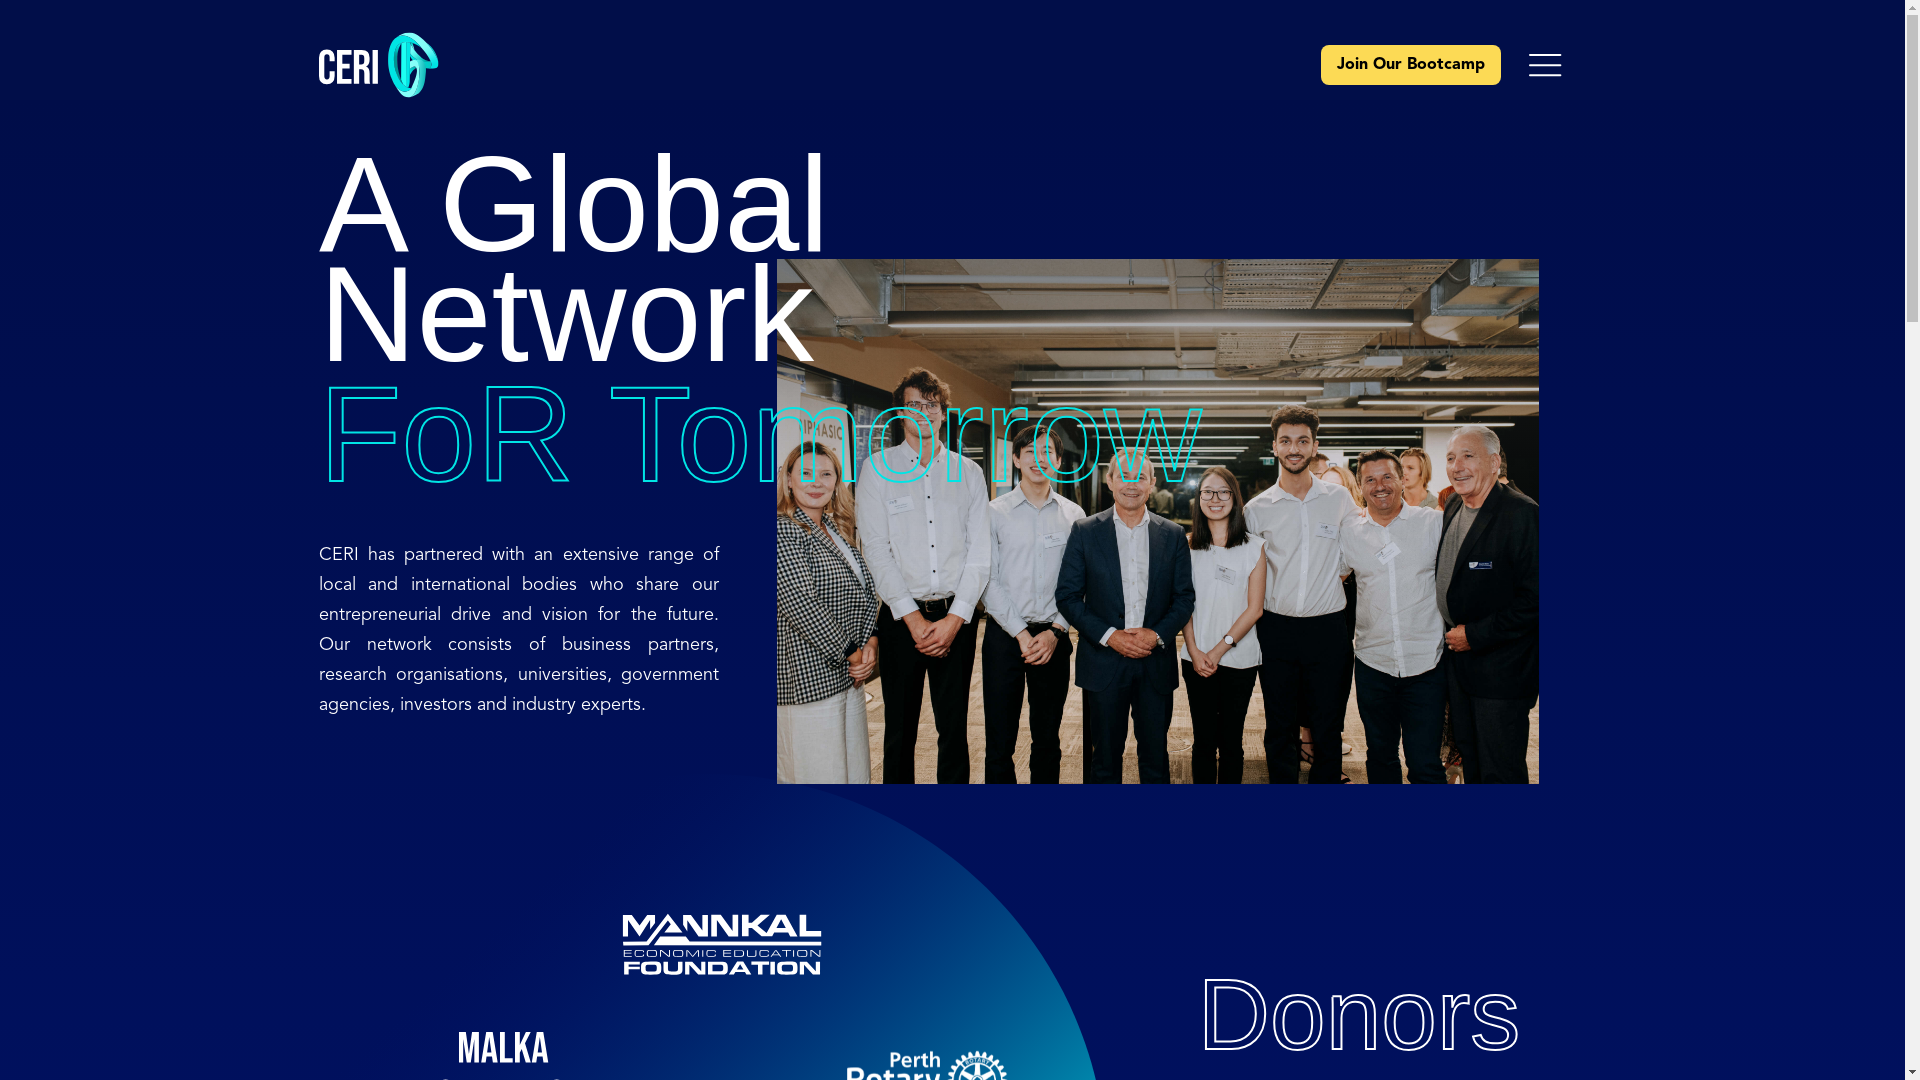  What do you see at coordinates (1410, 64) in the screenshot?
I see `'Join Our Bootcamp'` at bounding box center [1410, 64].